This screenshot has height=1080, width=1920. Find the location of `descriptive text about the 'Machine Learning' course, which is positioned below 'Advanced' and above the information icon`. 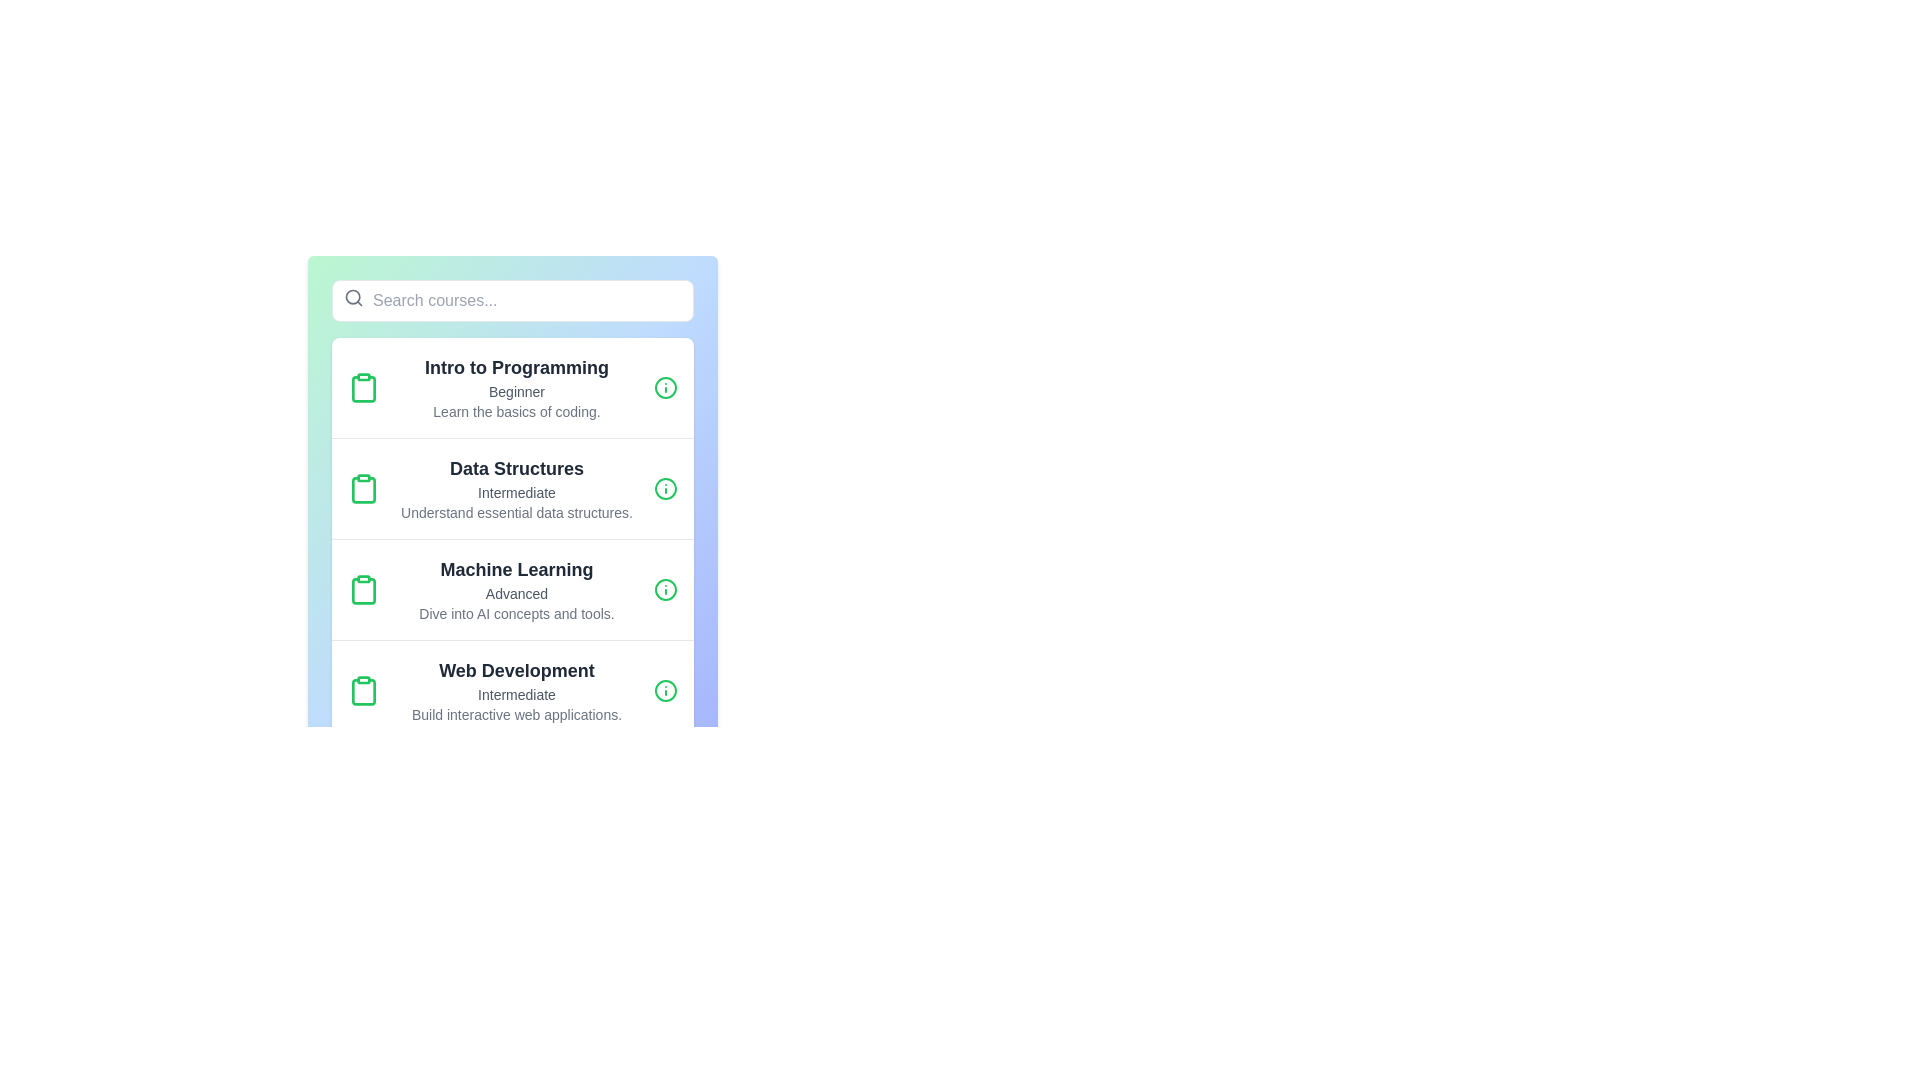

descriptive text about the 'Machine Learning' course, which is positioned below 'Advanced' and above the information icon is located at coordinates (517, 612).